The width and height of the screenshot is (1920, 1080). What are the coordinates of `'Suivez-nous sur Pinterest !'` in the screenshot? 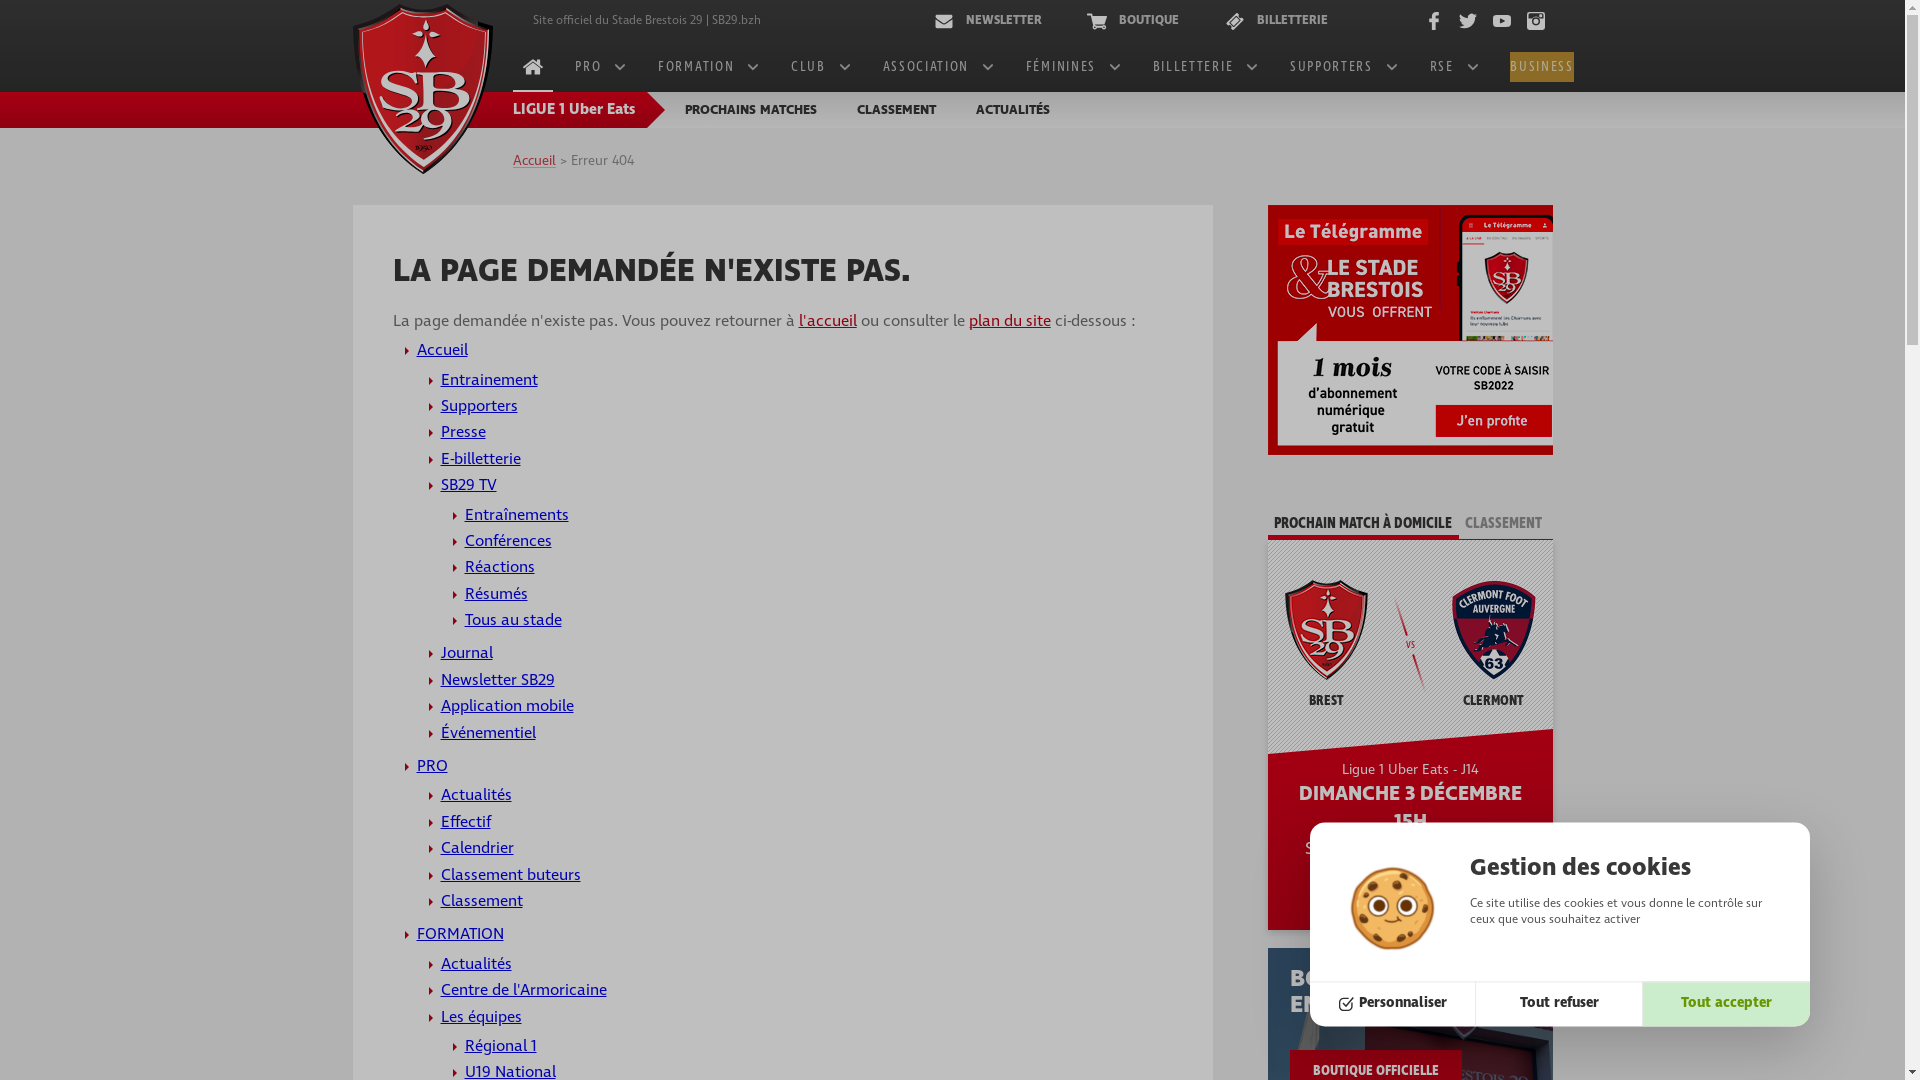 It's located at (1520, 20).